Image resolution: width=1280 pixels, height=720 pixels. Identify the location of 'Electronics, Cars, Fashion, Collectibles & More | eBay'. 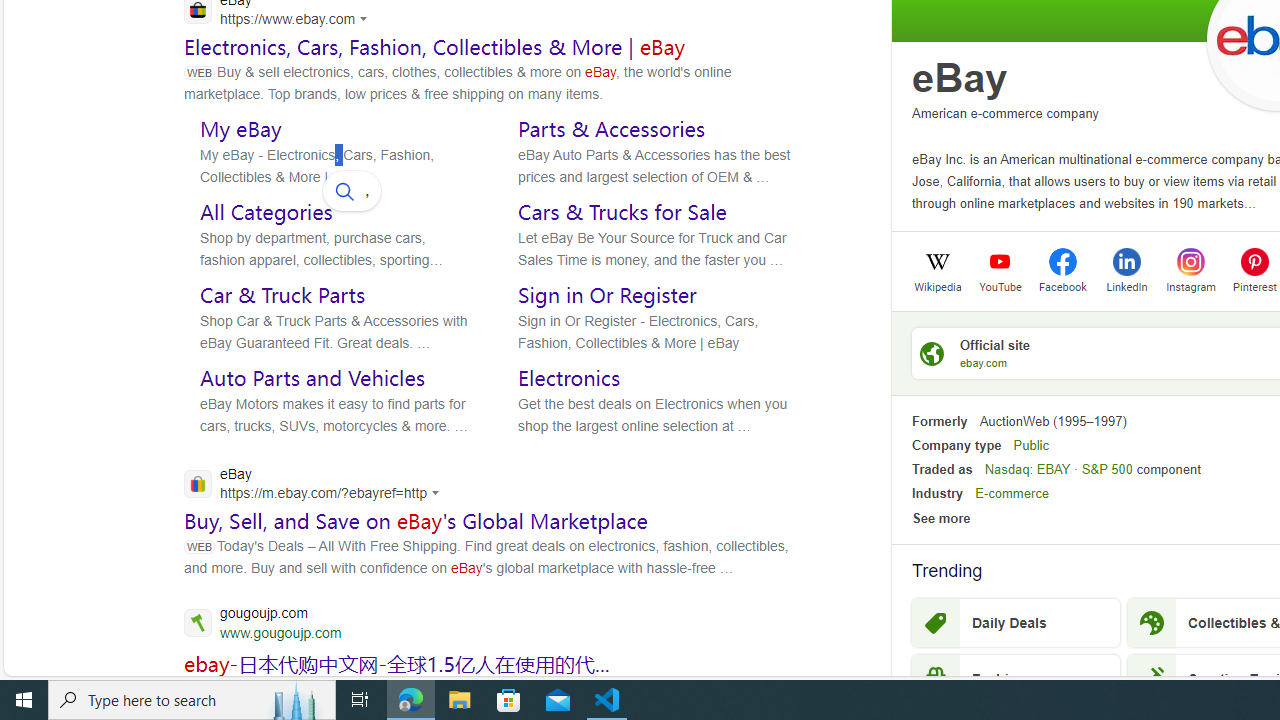
(434, 45).